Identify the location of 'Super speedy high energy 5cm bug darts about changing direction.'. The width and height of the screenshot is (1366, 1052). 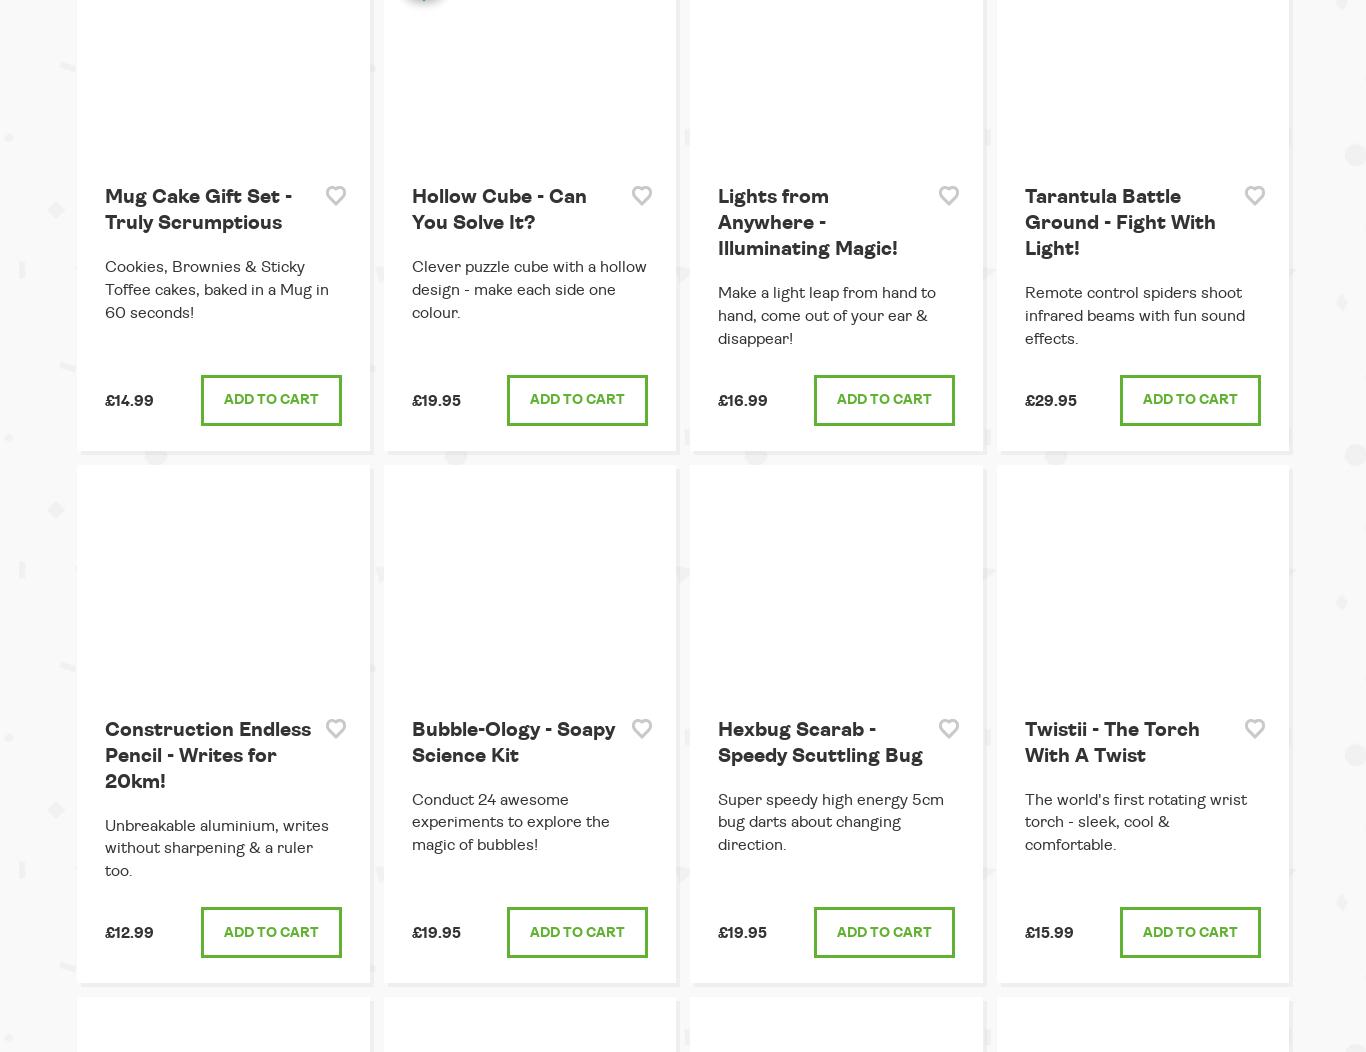
(829, 822).